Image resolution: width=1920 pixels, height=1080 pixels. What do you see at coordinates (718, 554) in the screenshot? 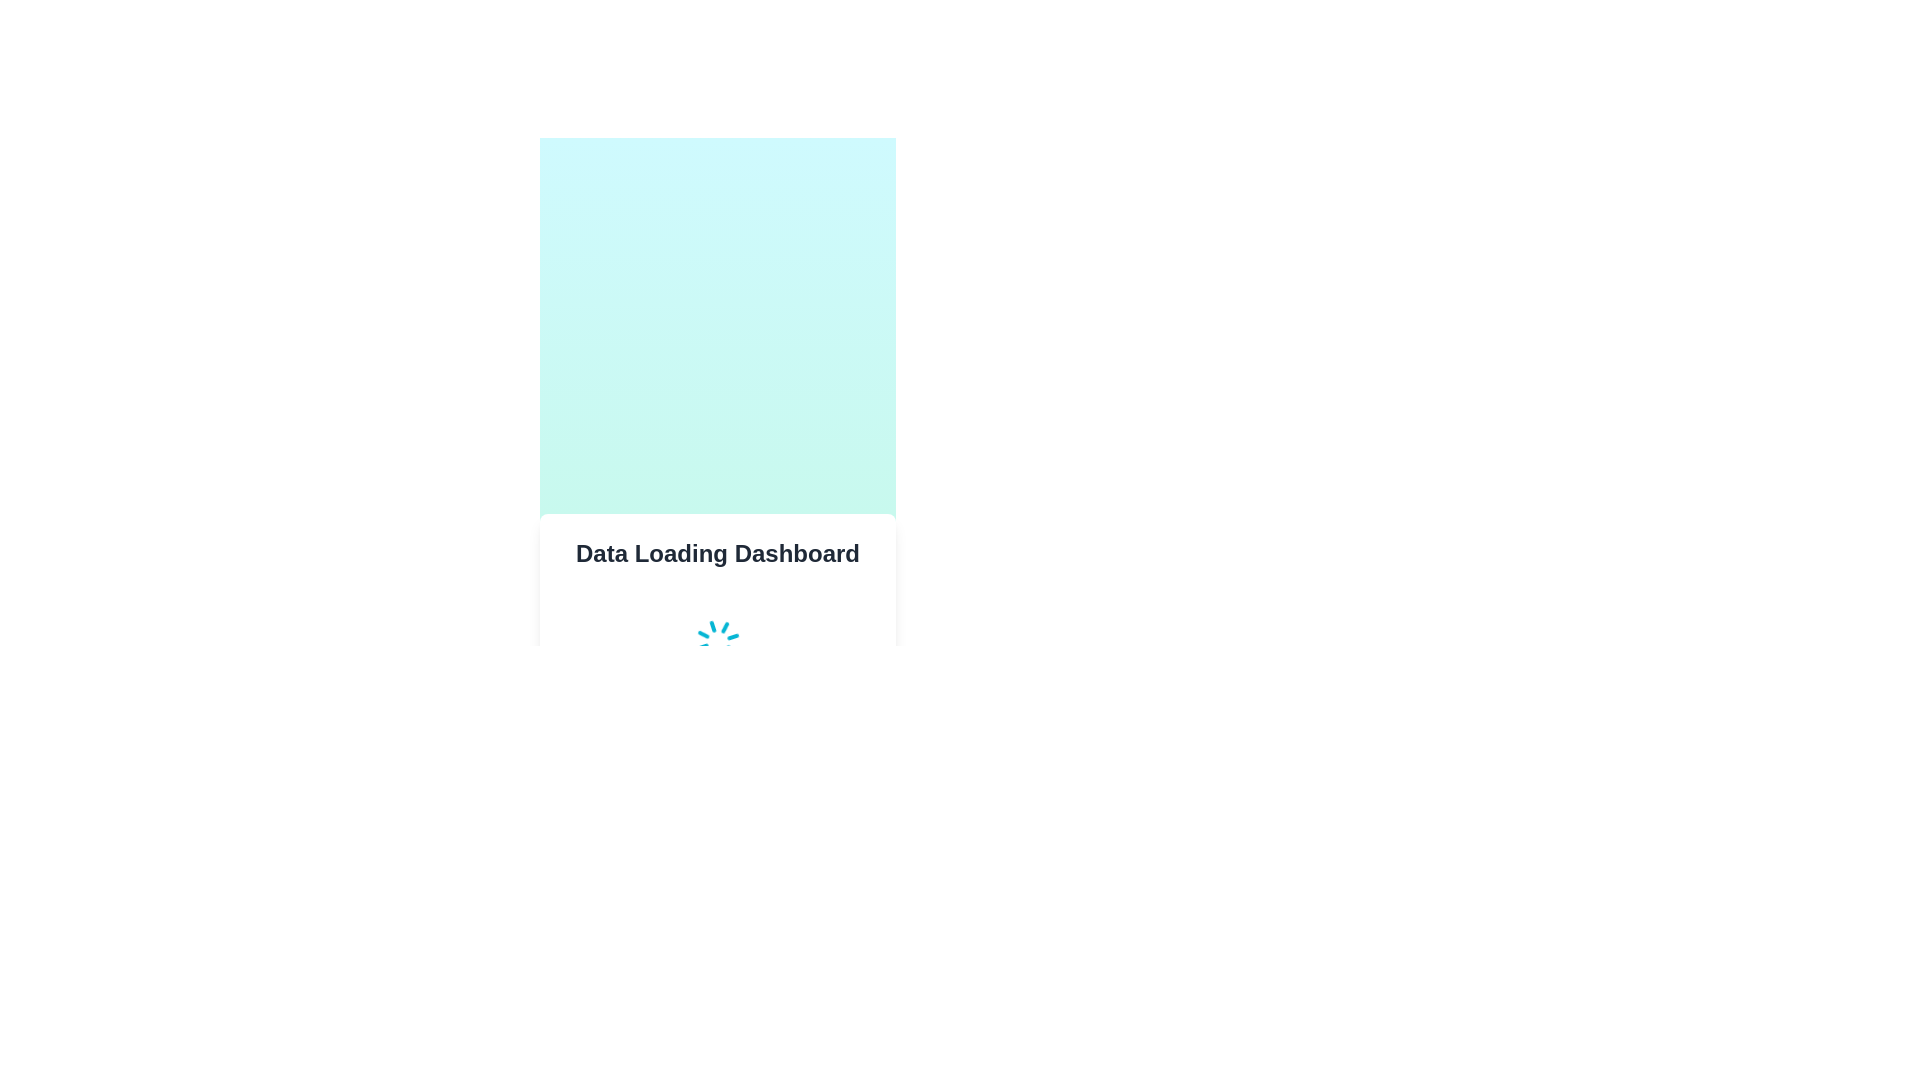
I see `the header Text Label located at the top of the white card-like section, which indicates the purpose of the dashboard area` at bounding box center [718, 554].